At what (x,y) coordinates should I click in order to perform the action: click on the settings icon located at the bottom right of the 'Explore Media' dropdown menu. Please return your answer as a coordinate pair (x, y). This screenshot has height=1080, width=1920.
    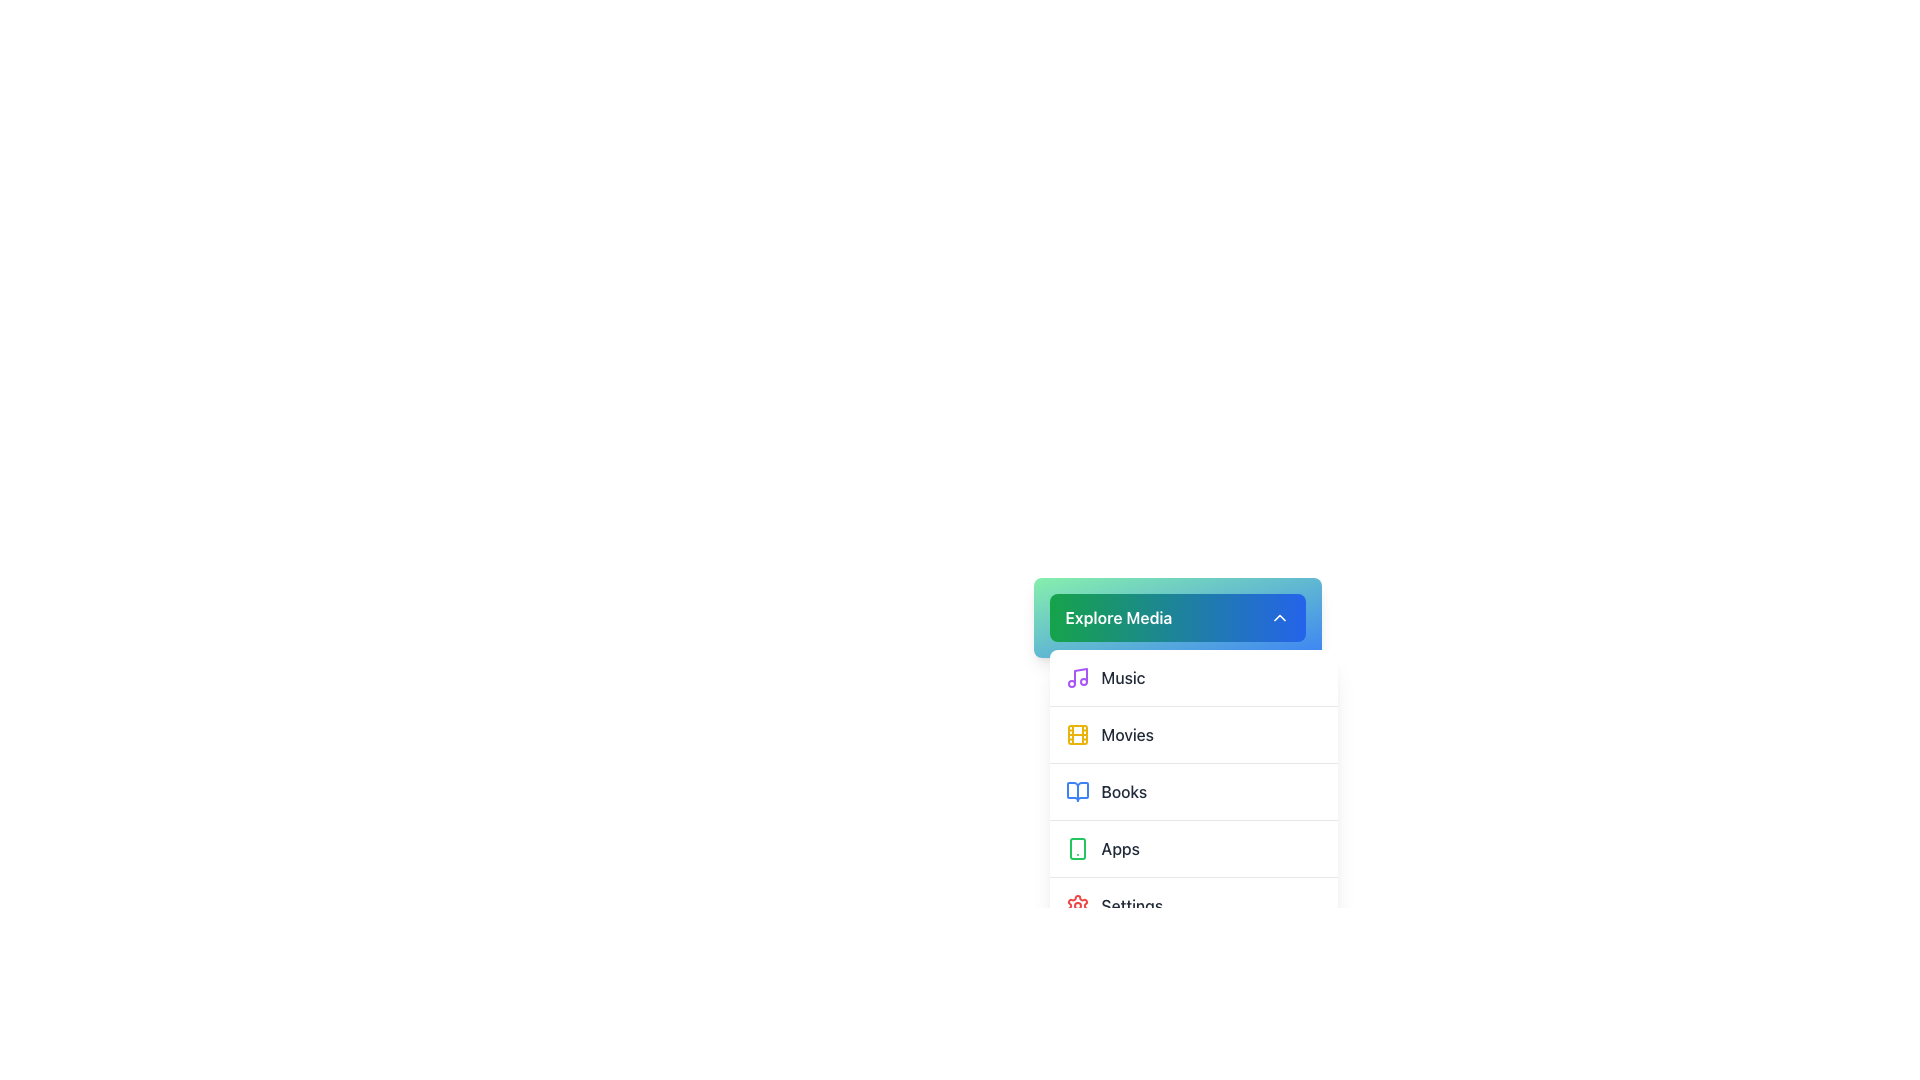
    Looking at the image, I should click on (1076, 906).